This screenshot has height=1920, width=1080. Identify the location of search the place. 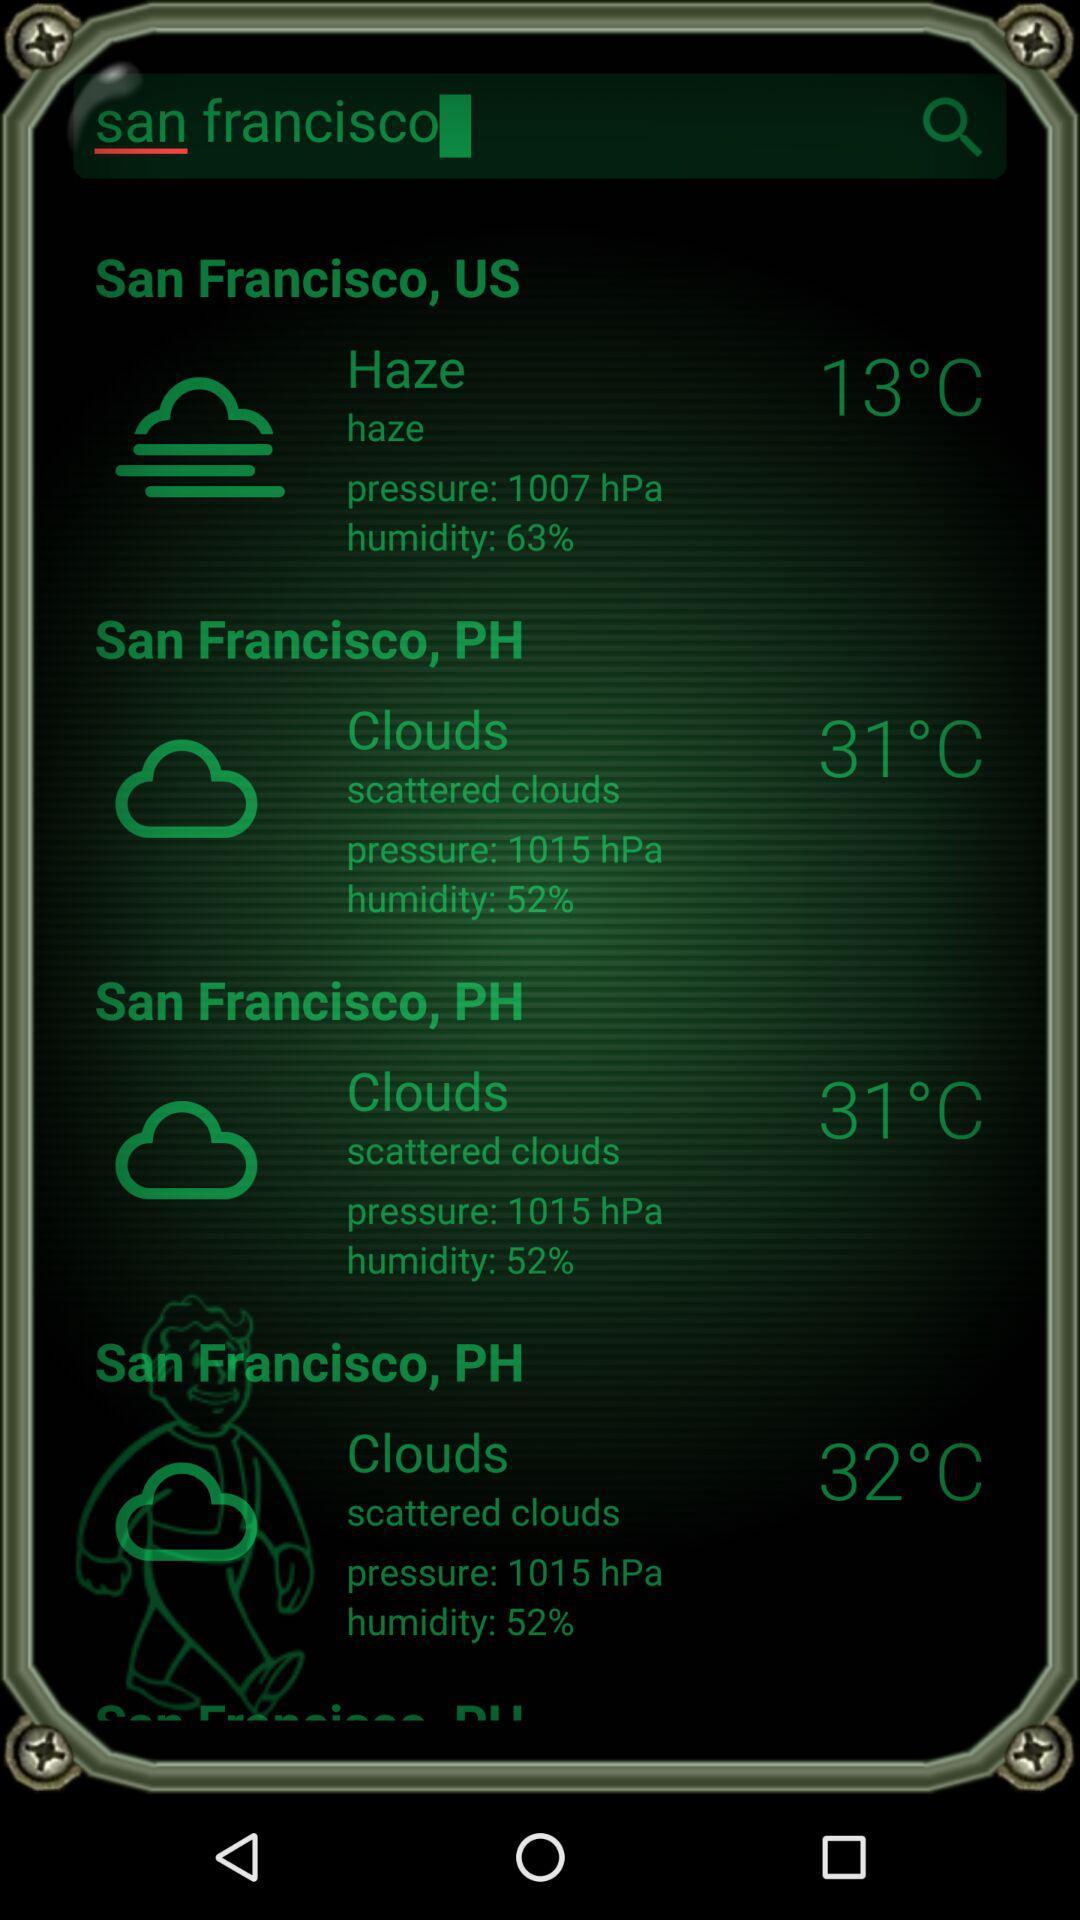
(952, 124).